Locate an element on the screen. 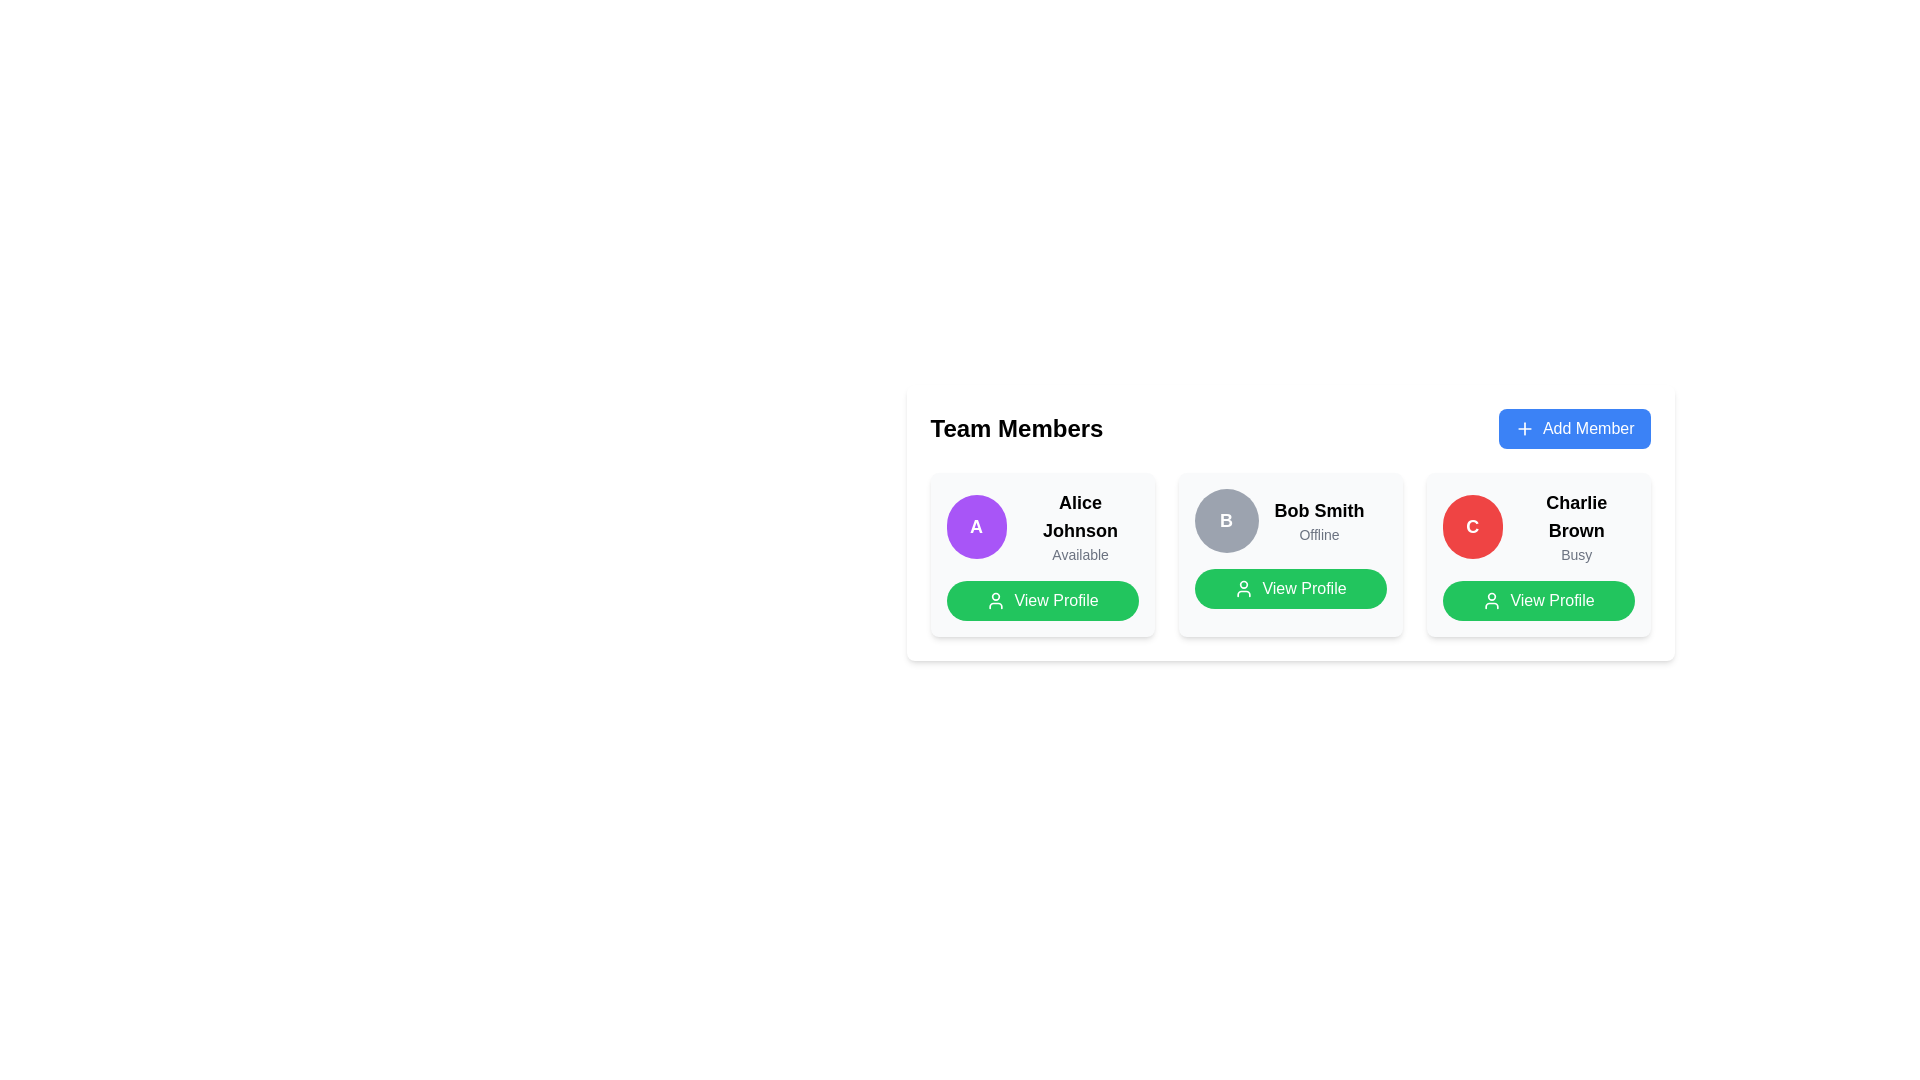 The width and height of the screenshot is (1920, 1080). the text label component displaying 'Charlie Brown', which is styled in large bold font and positioned at the top of the third card in the 'Team Members' section is located at coordinates (1575, 515).